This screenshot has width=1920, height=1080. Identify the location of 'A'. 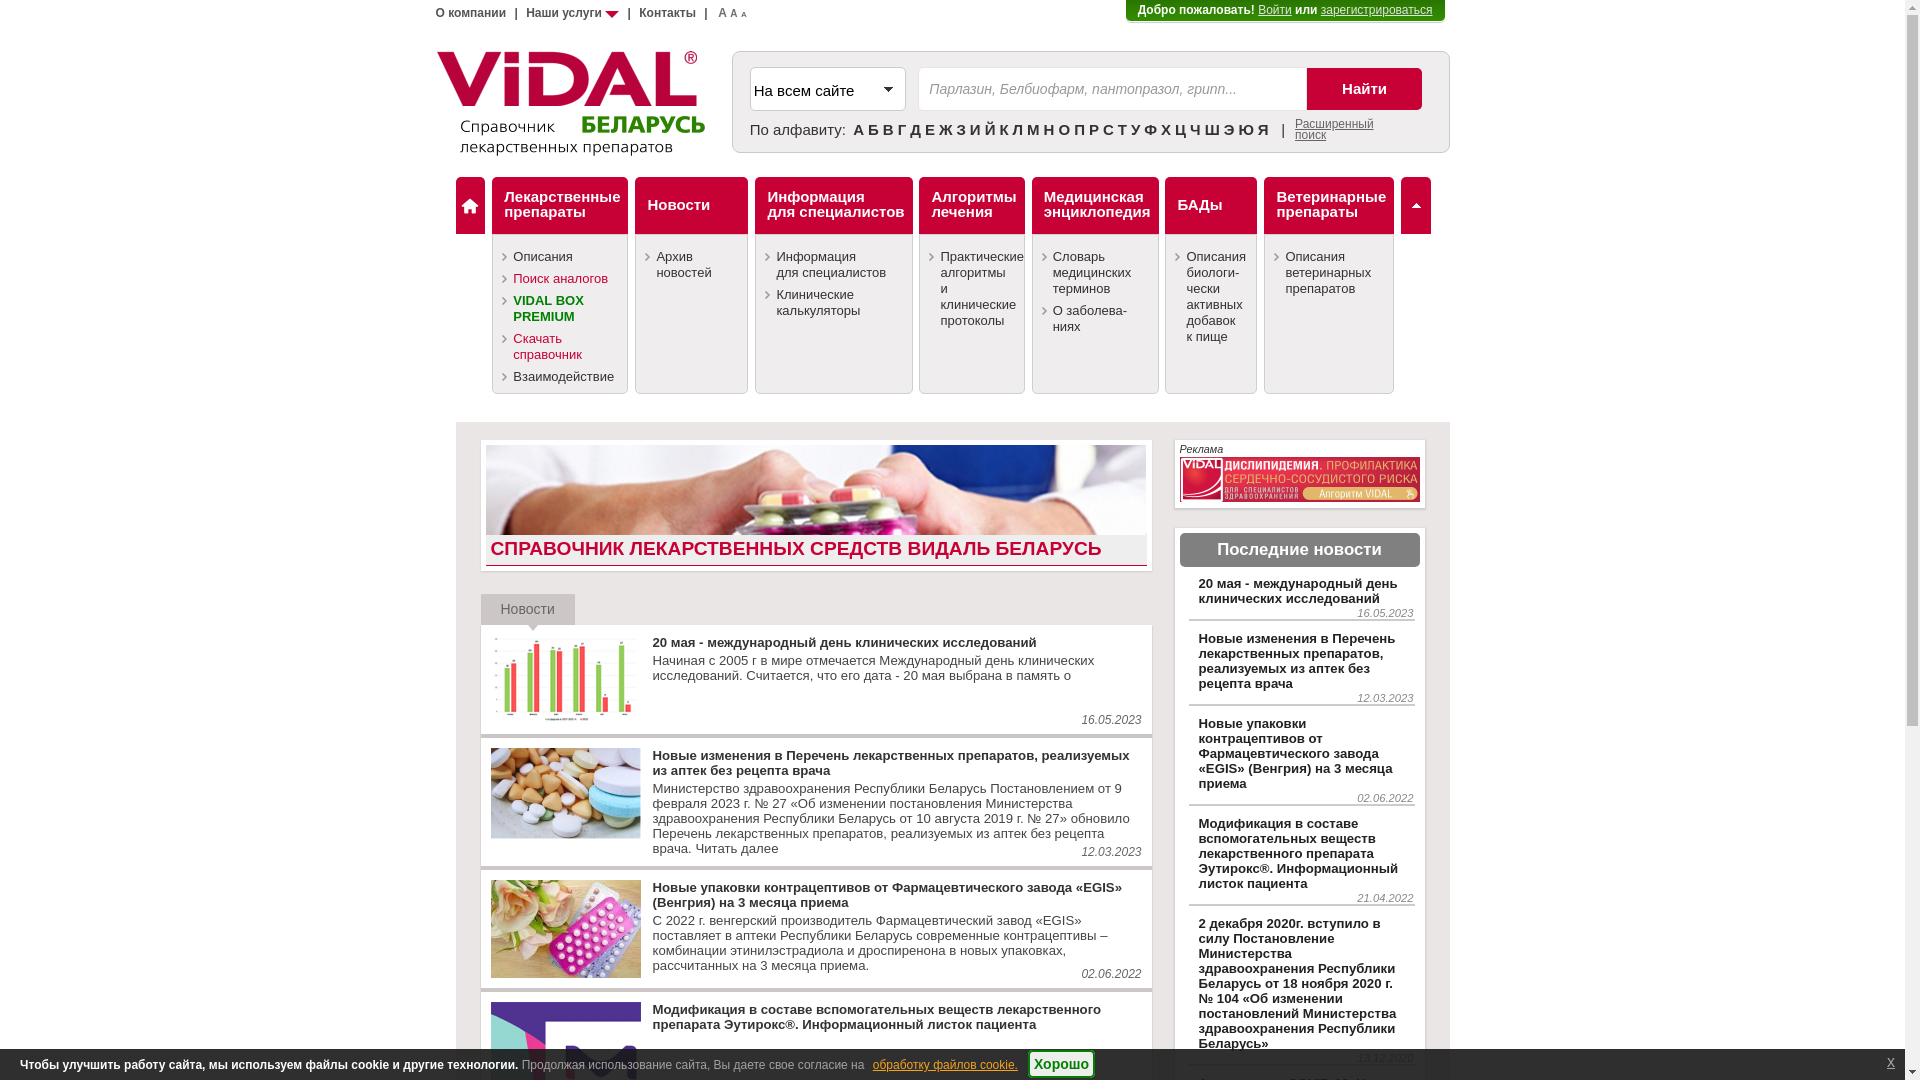
(728, 13).